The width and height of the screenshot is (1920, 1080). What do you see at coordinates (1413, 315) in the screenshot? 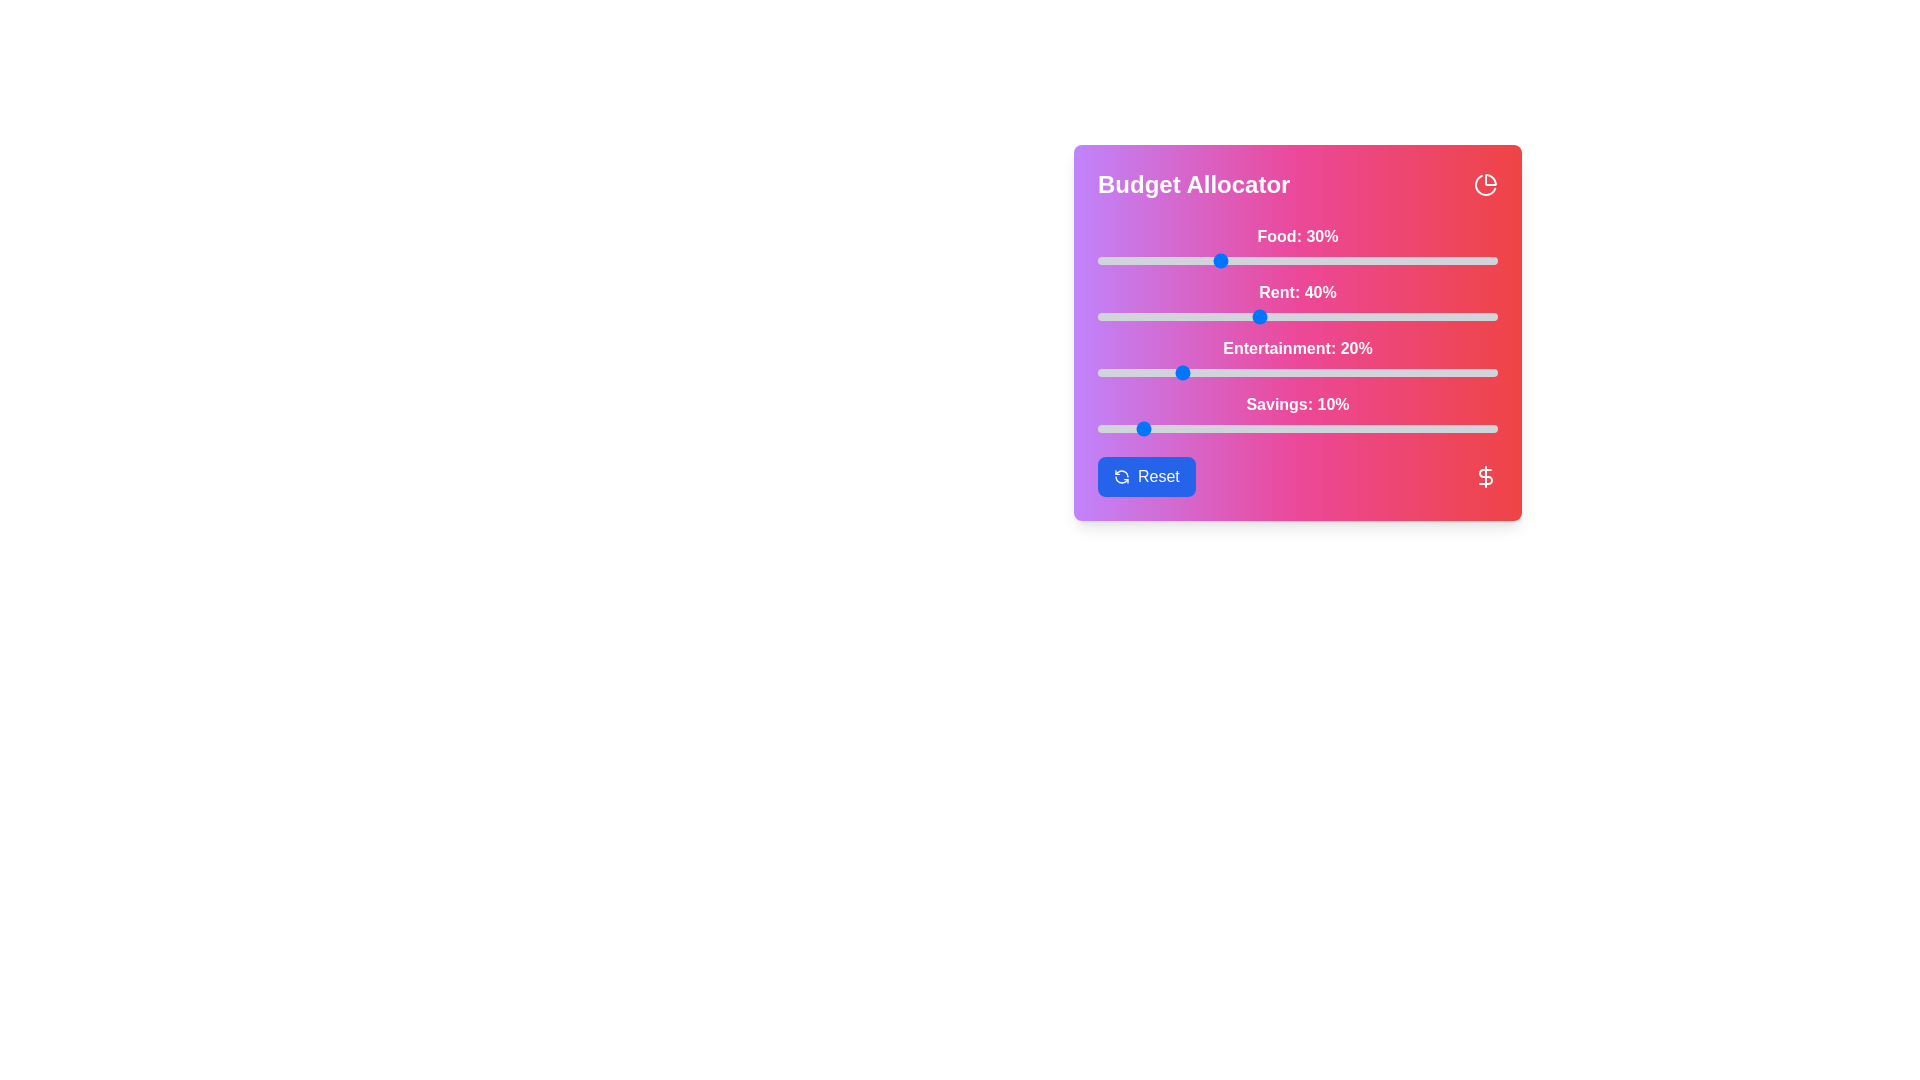
I see `the rent allocation` at bounding box center [1413, 315].